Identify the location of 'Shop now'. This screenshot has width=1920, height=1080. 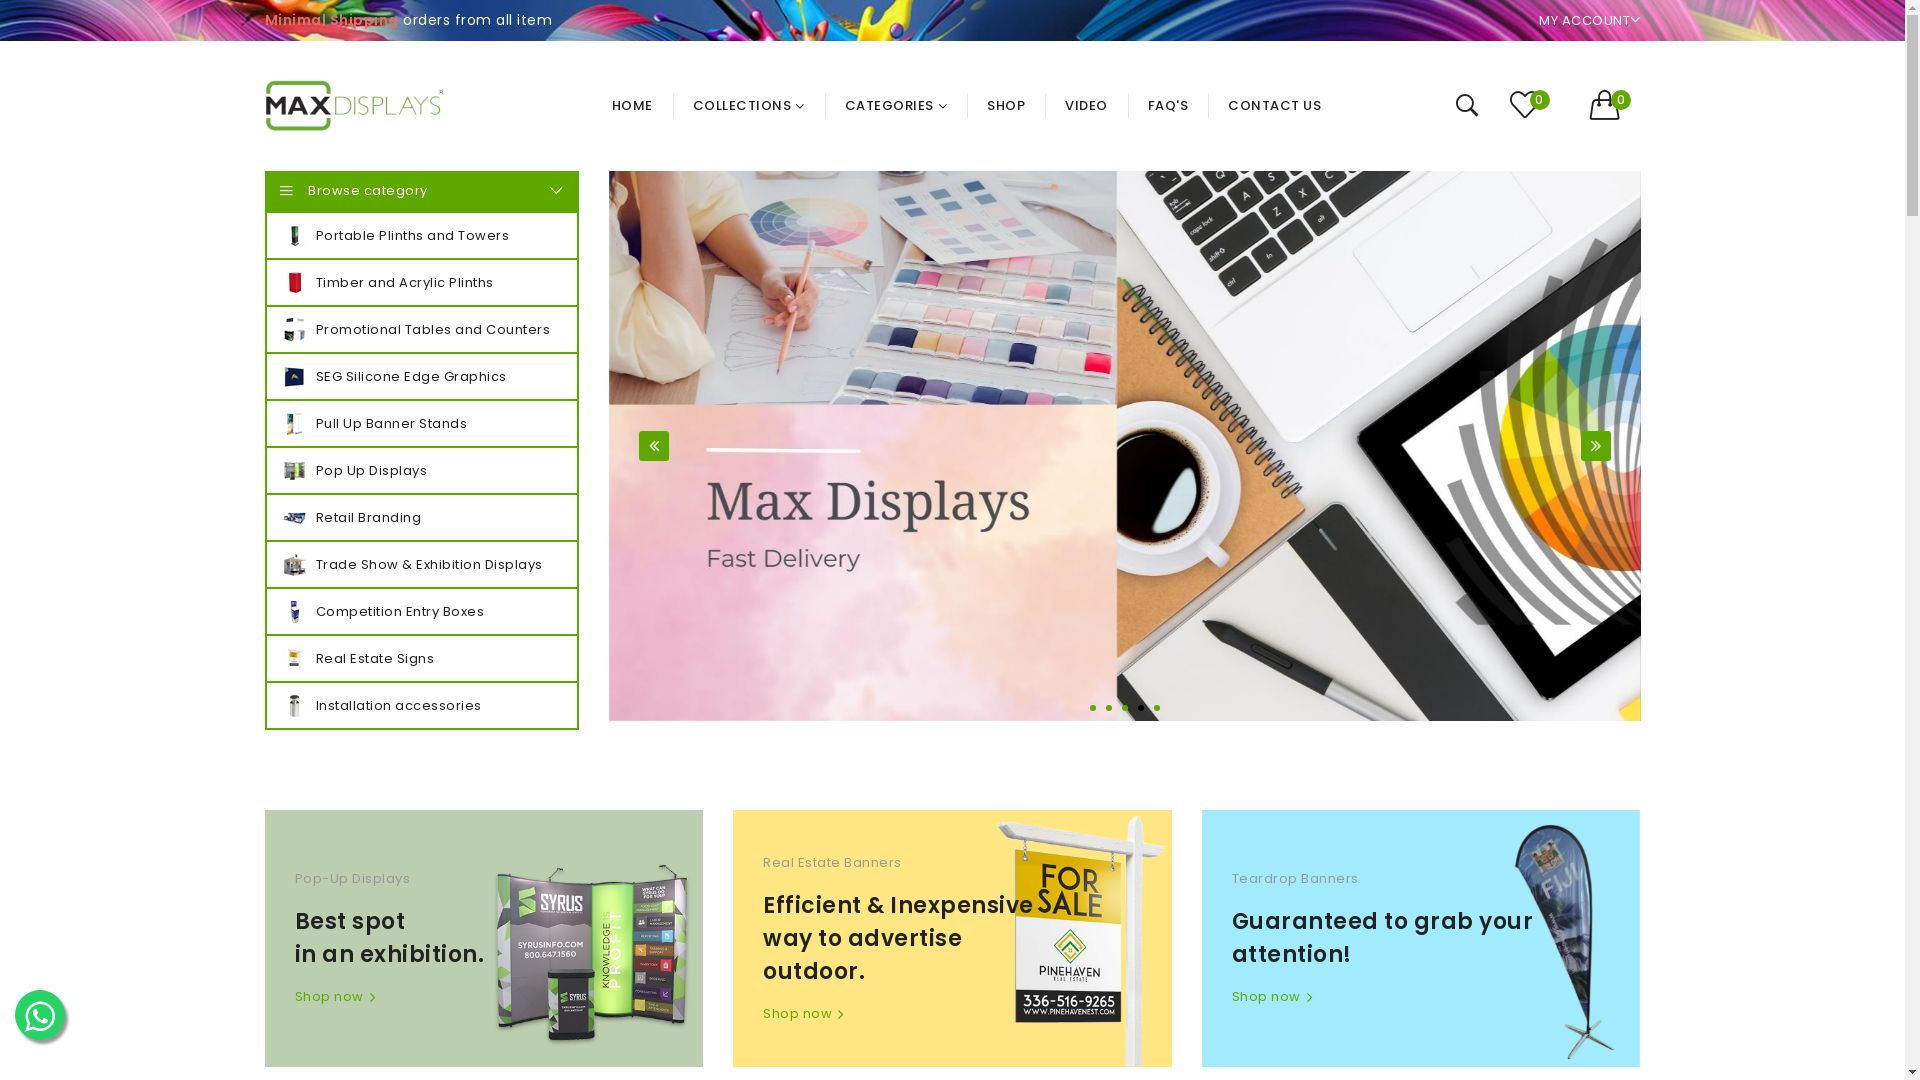
(762, 1014).